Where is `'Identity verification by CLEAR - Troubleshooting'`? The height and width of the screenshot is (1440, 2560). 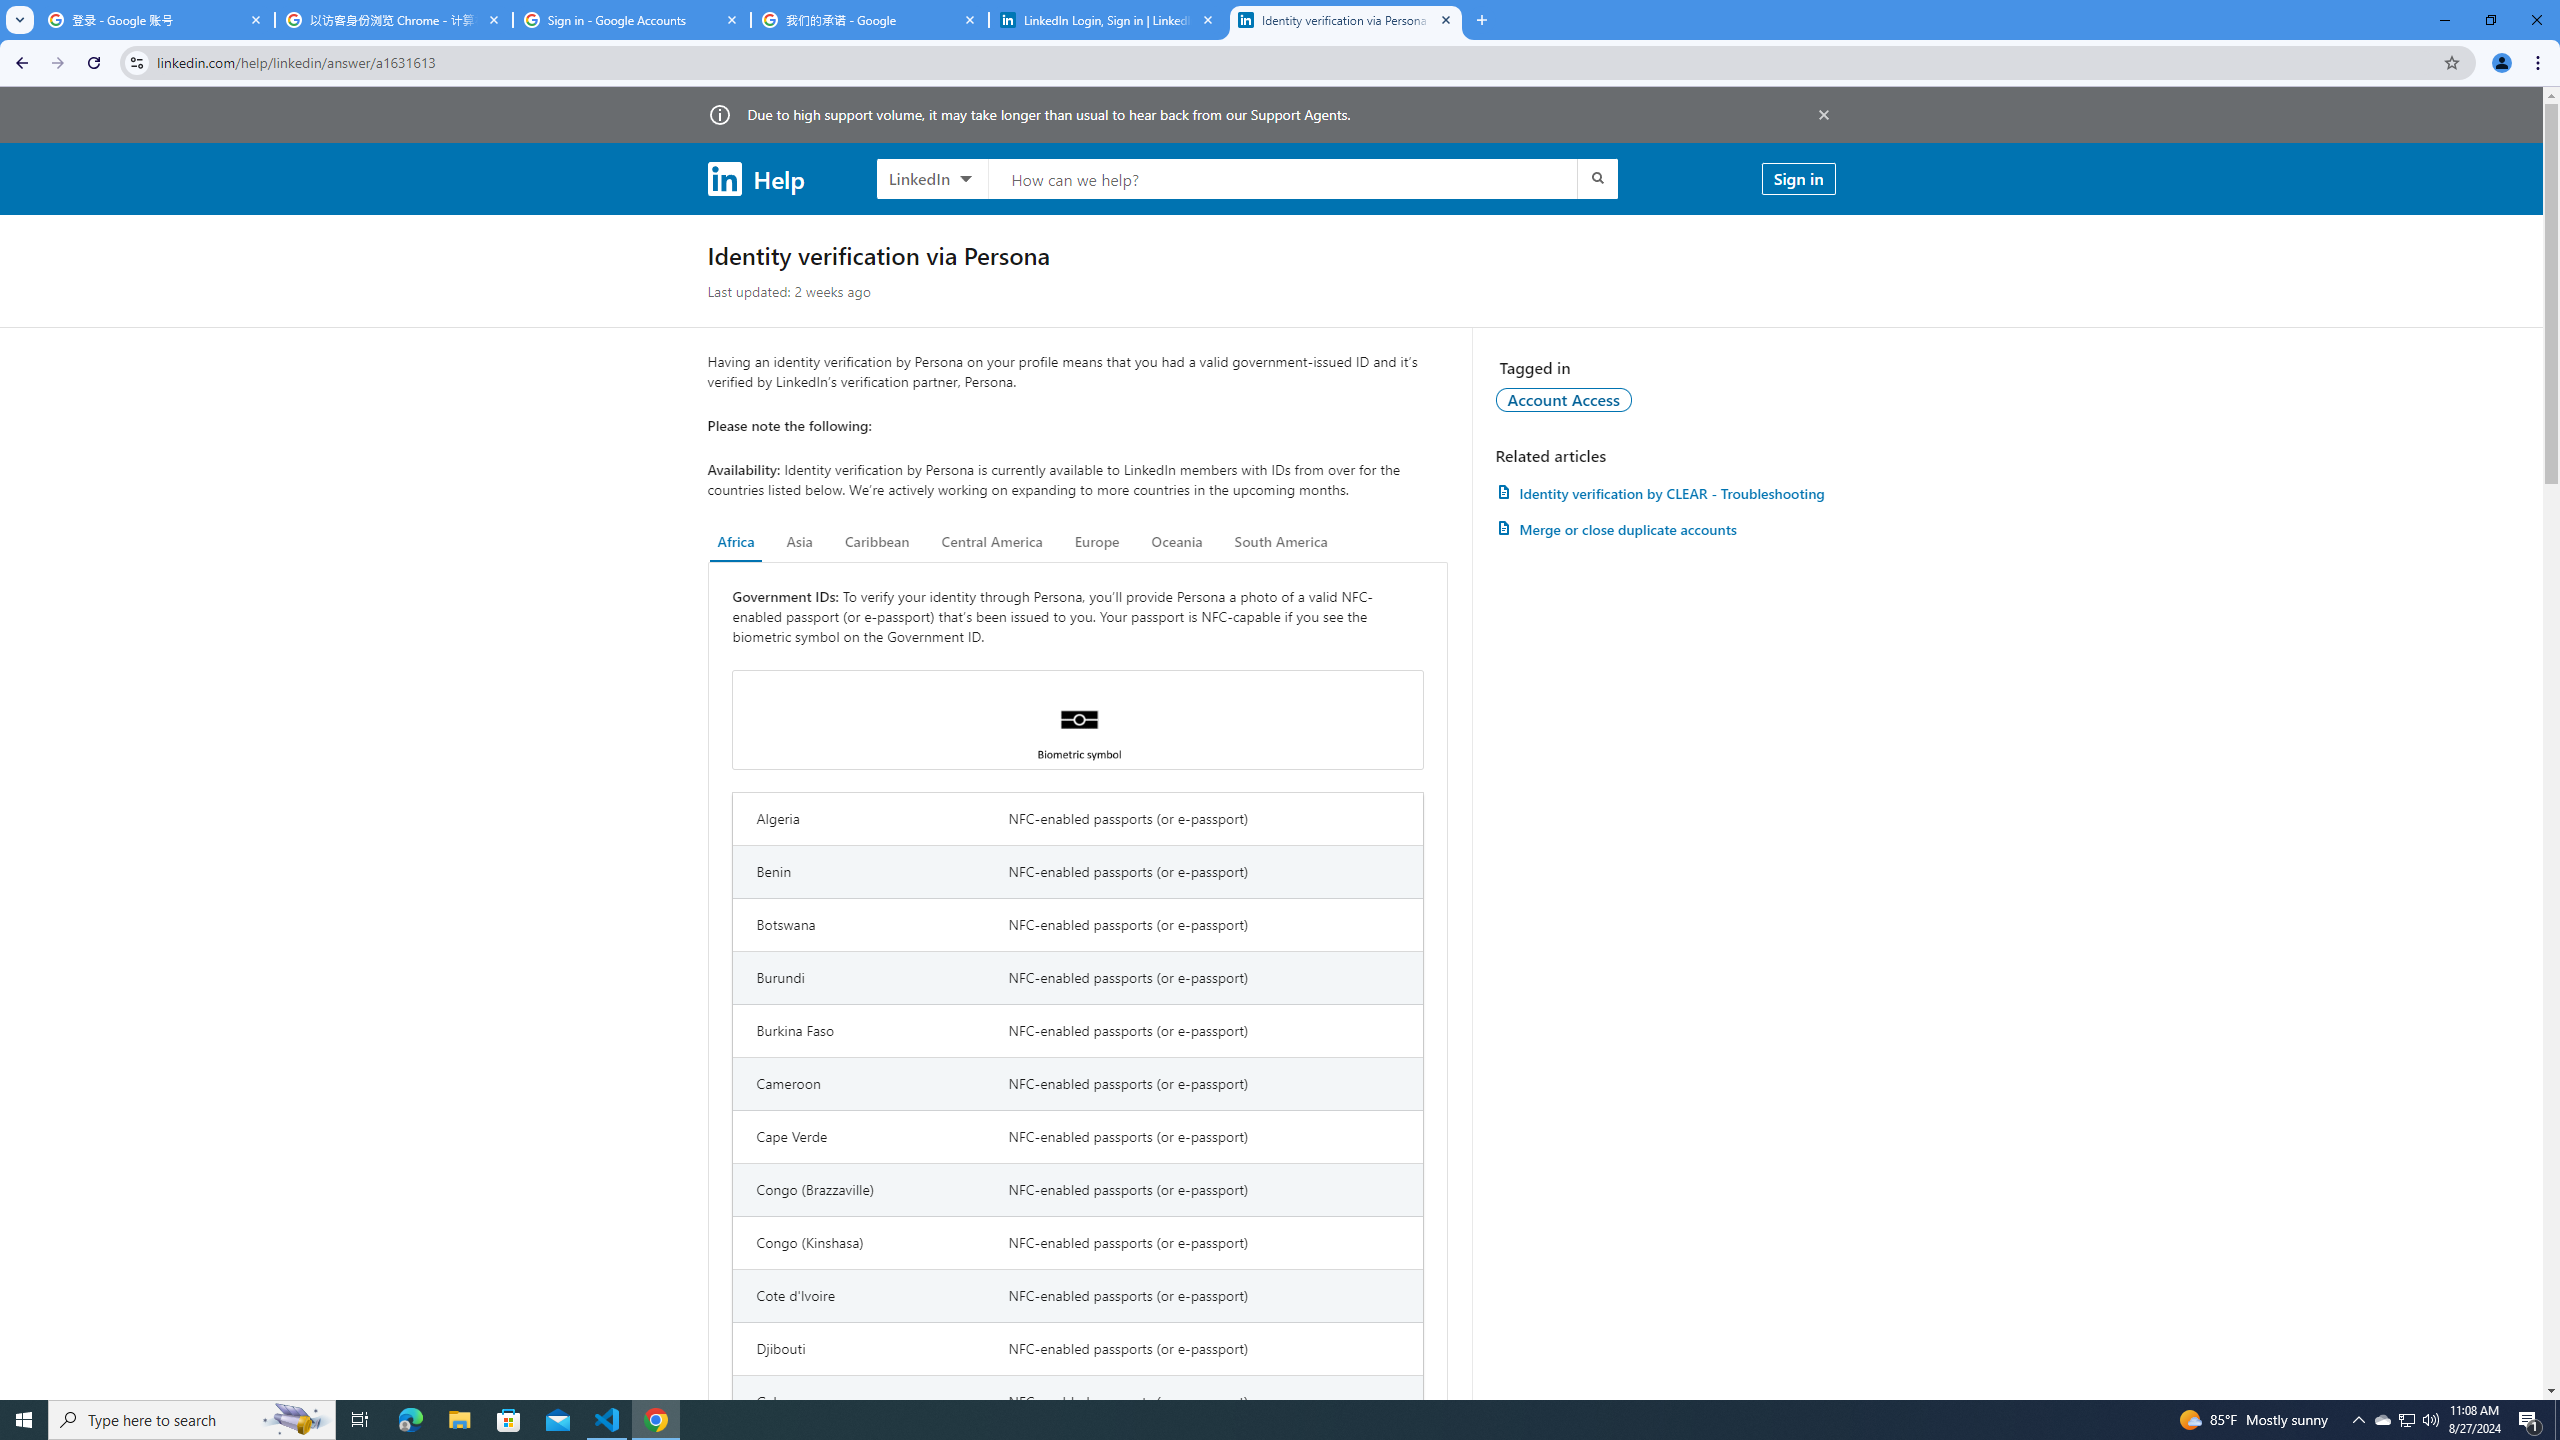
'Identity verification by CLEAR - Troubleshooting' is located at coordinates (1664, 493).